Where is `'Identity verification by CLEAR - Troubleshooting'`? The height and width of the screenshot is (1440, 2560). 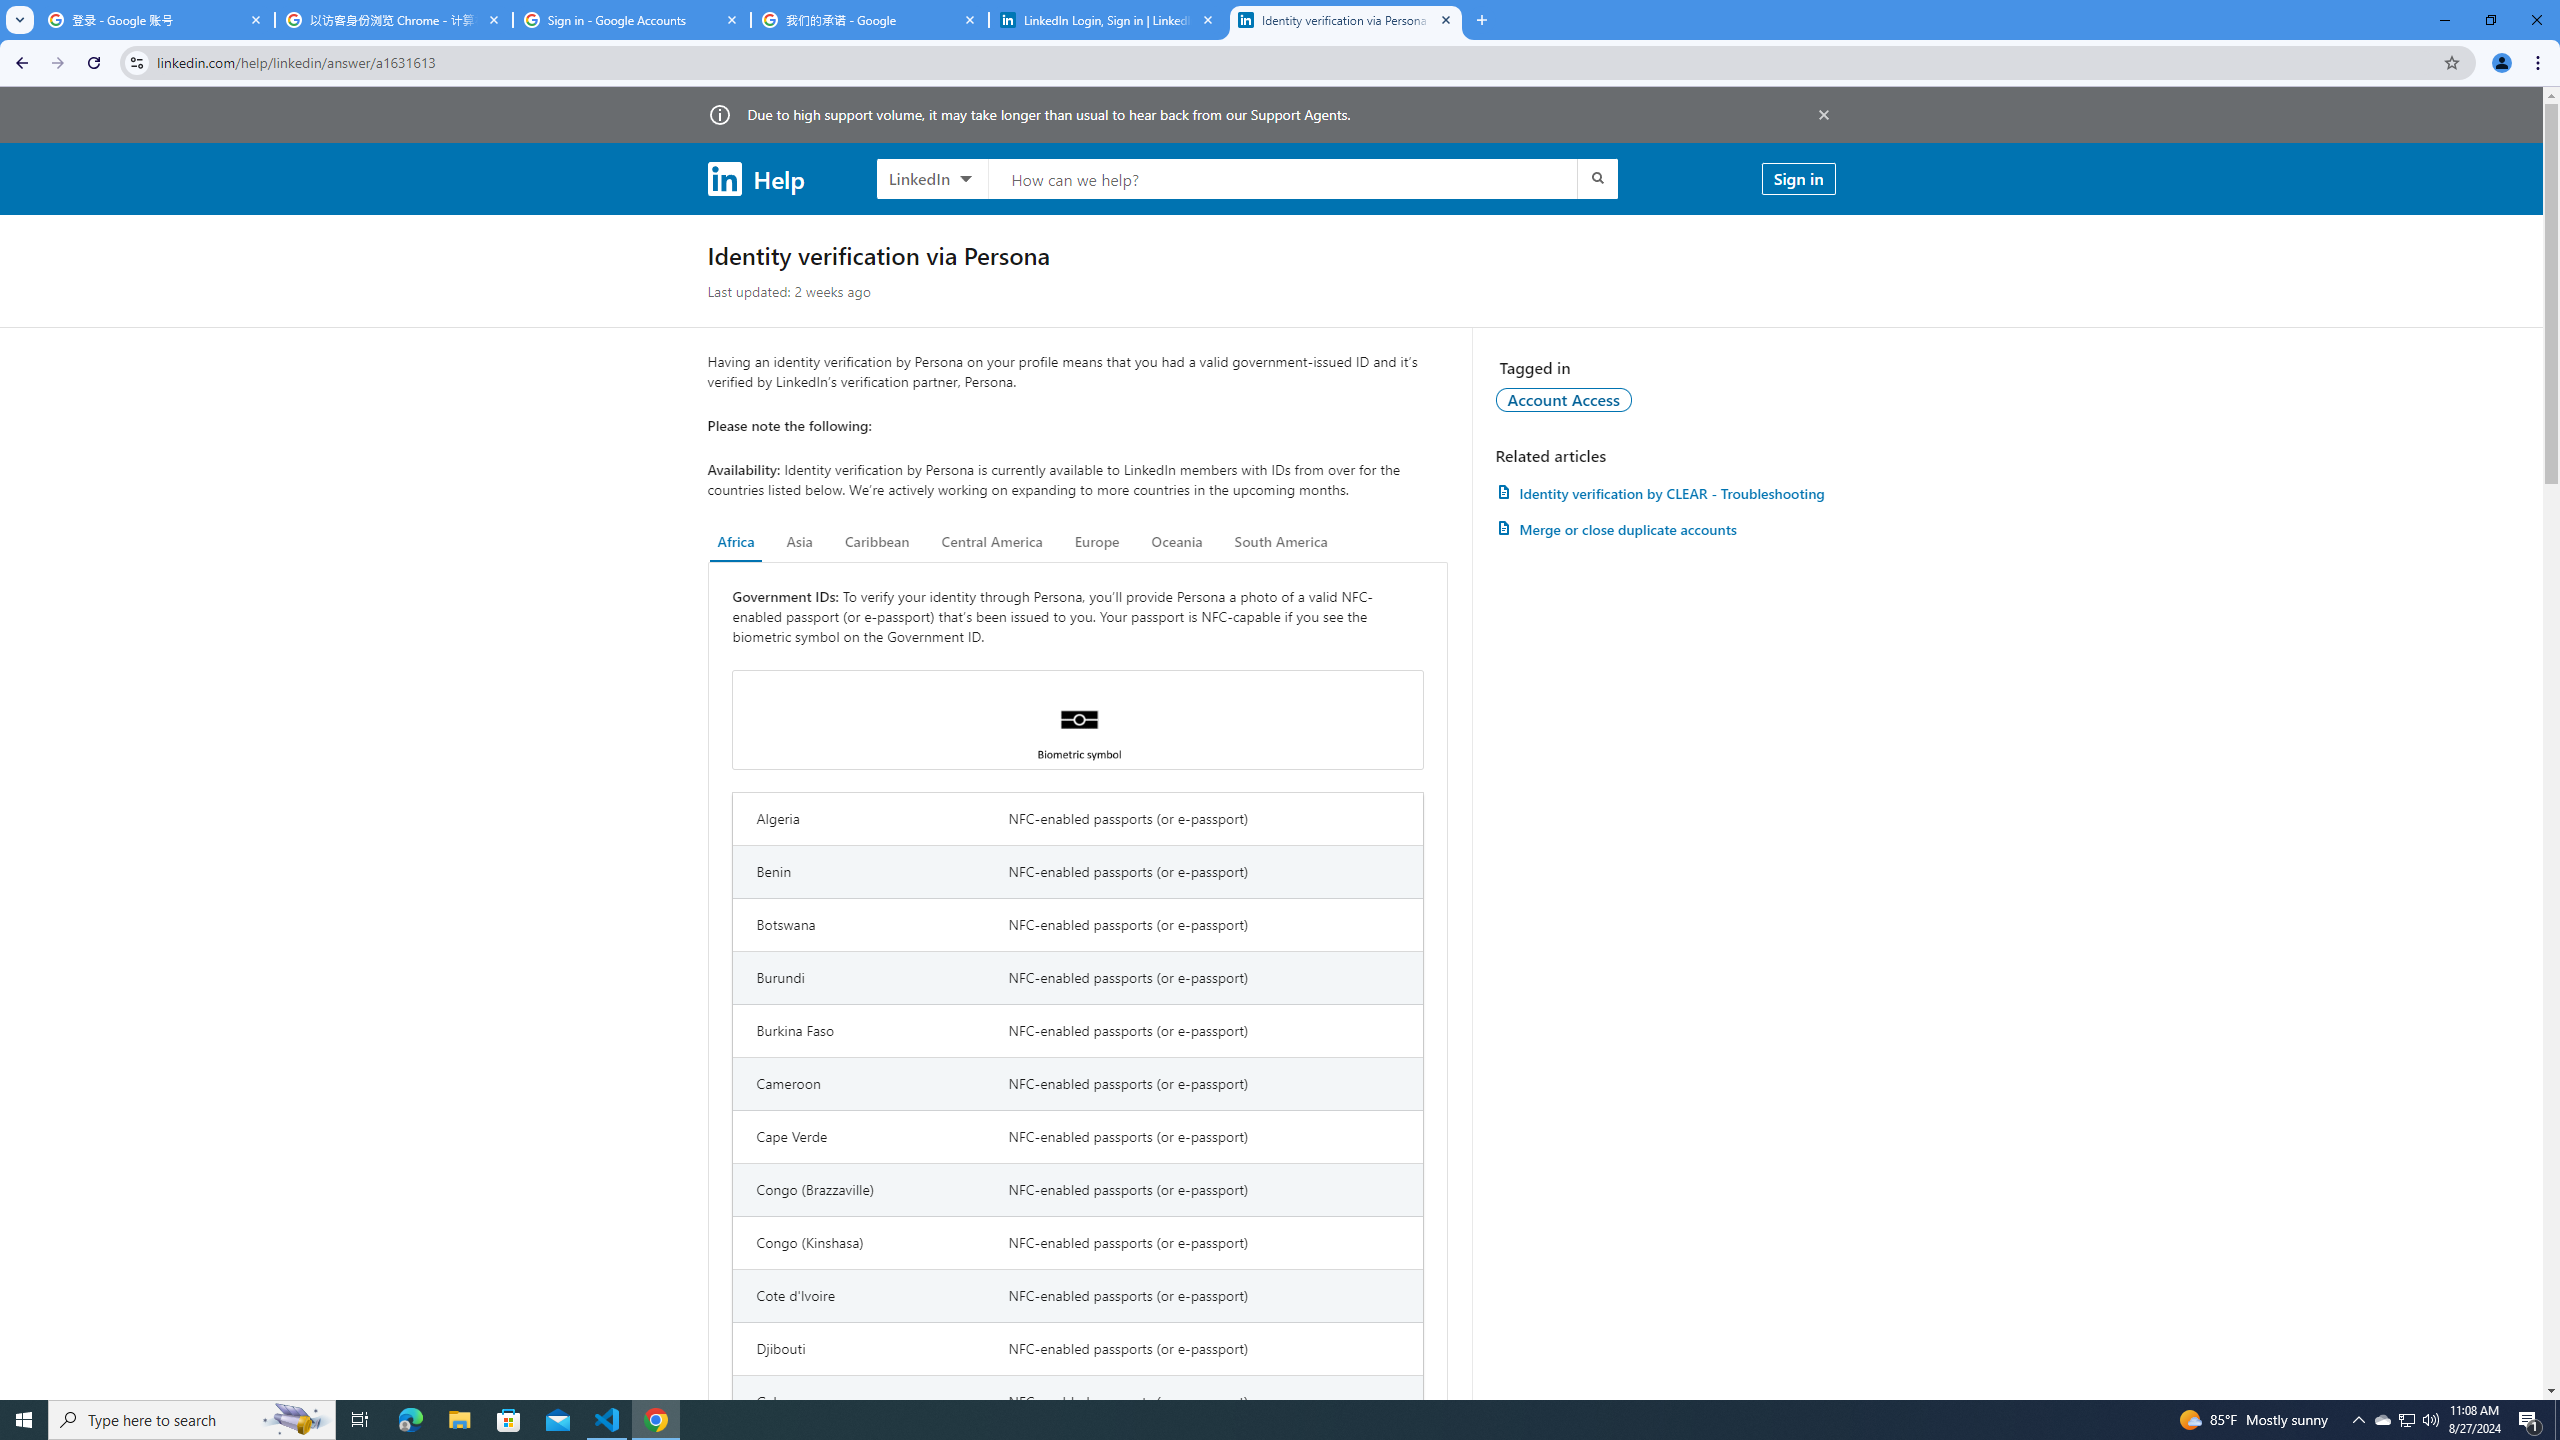
'Identity verification by CLEAR - Troubleshooting' is located at coordinates (1664, 493).